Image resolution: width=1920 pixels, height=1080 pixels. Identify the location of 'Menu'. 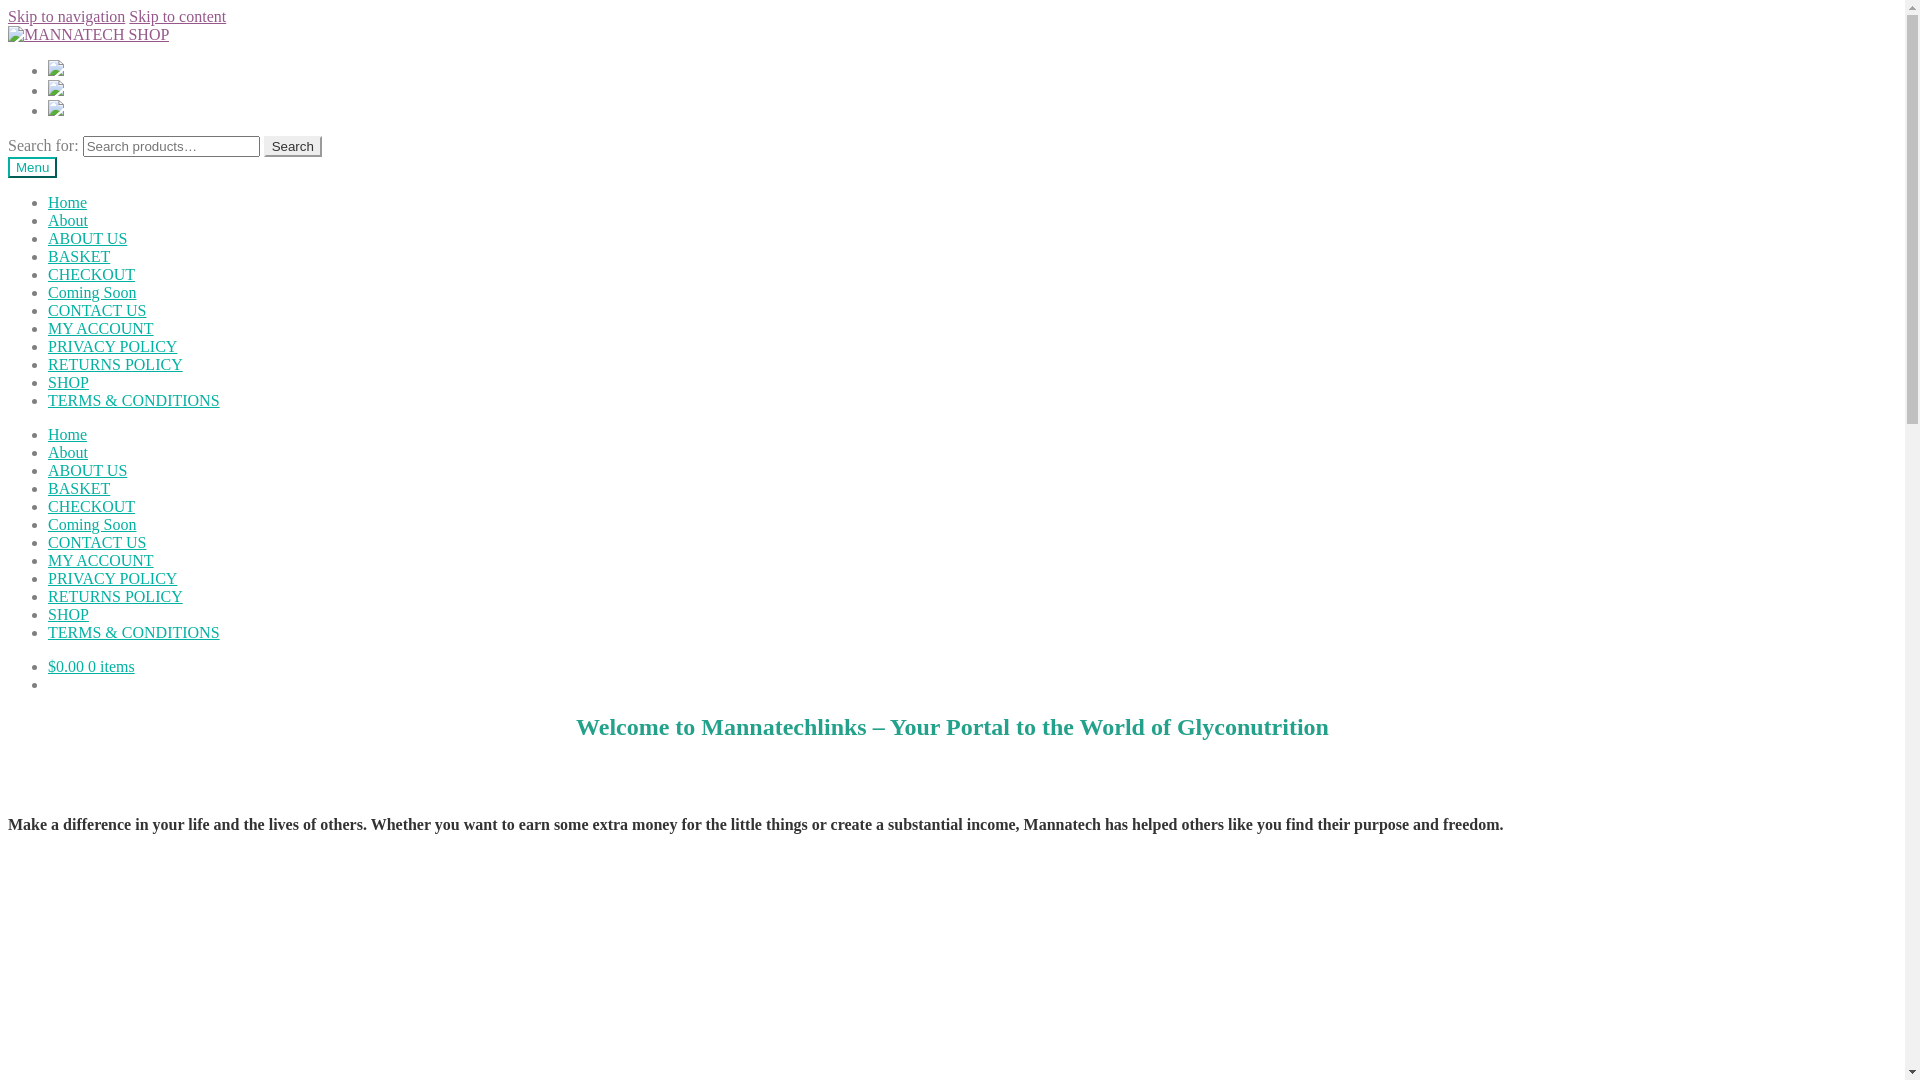
(8, 166).